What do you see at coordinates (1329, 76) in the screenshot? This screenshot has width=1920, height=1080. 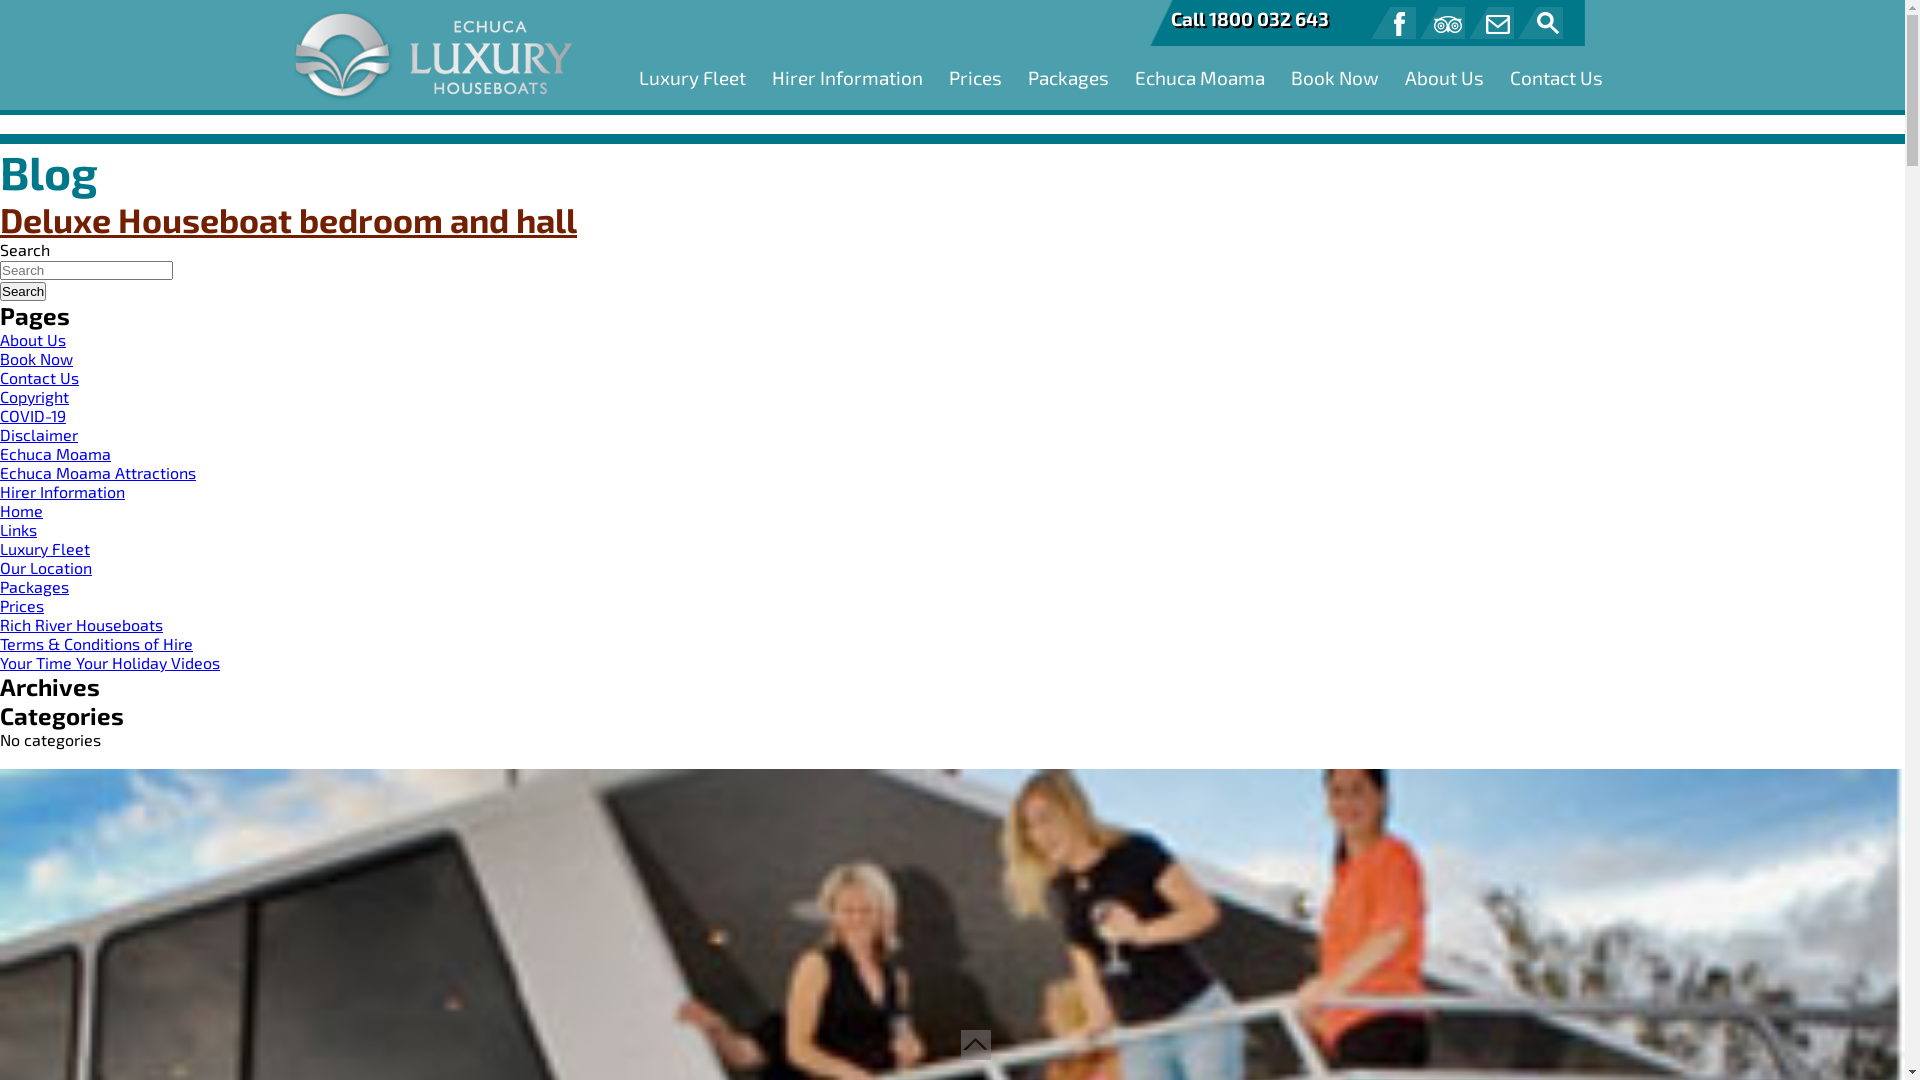 I see `'Book Now'` at bounding box center [1329, 76].